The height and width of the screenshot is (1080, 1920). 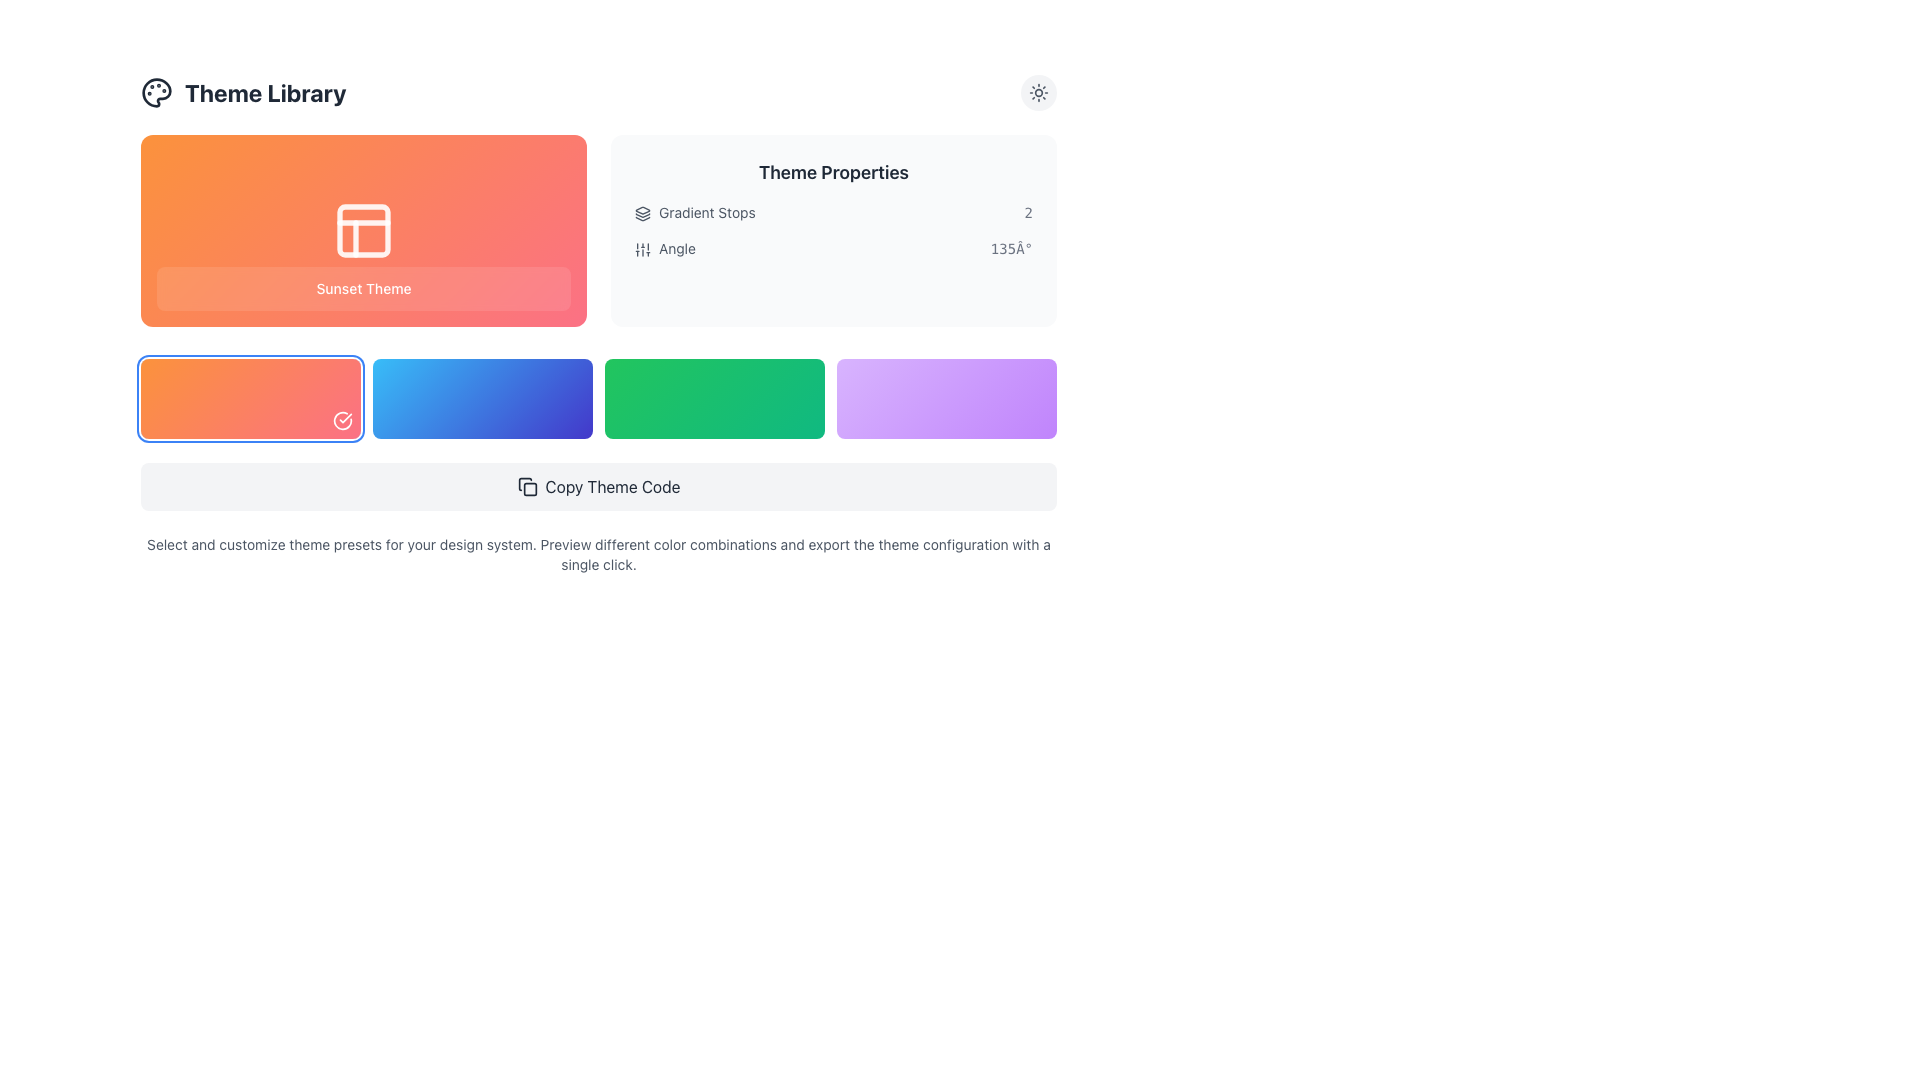 I want to click on the text label displaying the number '2' in a monospaced, gray font, located in the 'Theme Properties' section next to 'Gradient Stops', so click(x=1028, y=212).